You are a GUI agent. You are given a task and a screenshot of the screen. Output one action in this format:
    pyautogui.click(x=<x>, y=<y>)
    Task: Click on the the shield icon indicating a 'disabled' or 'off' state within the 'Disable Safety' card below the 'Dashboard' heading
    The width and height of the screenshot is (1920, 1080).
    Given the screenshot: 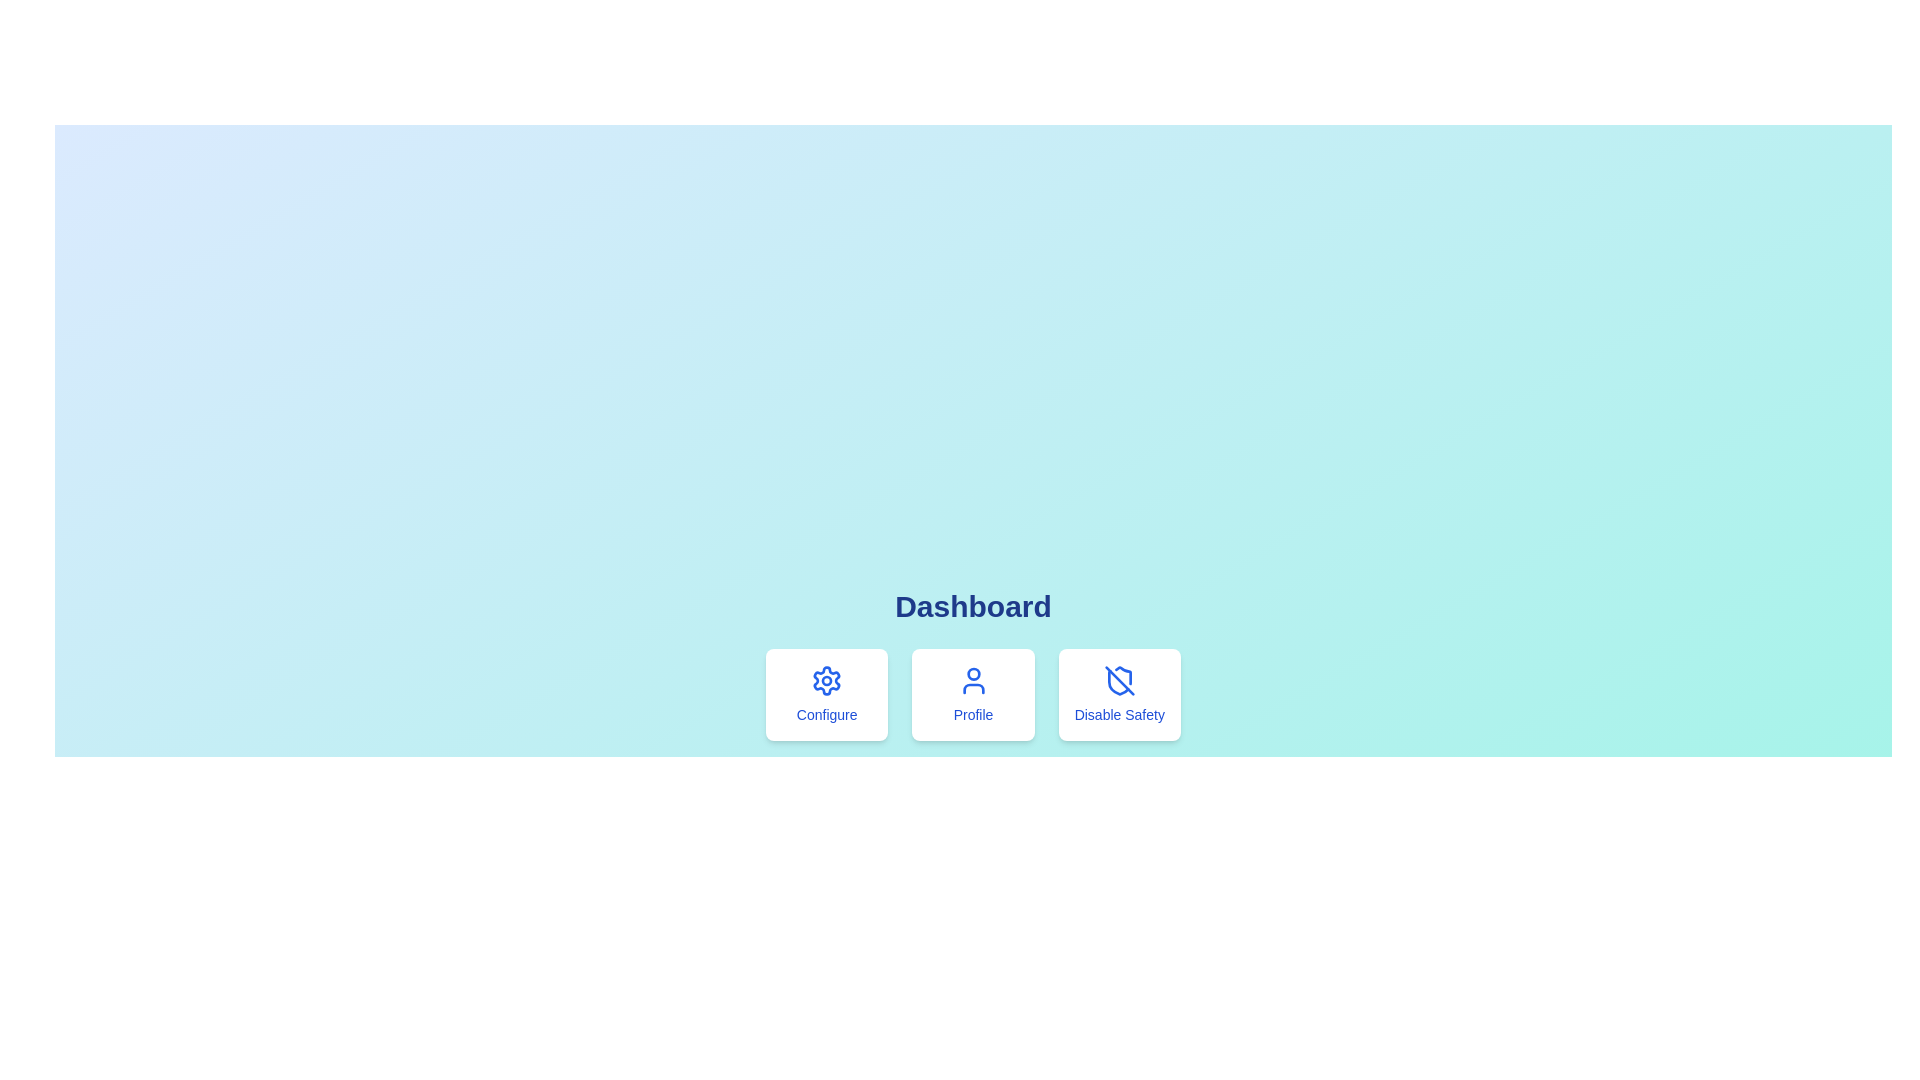 What is the action you would take?
    pyautogui.click(x=1118, y=680)
    